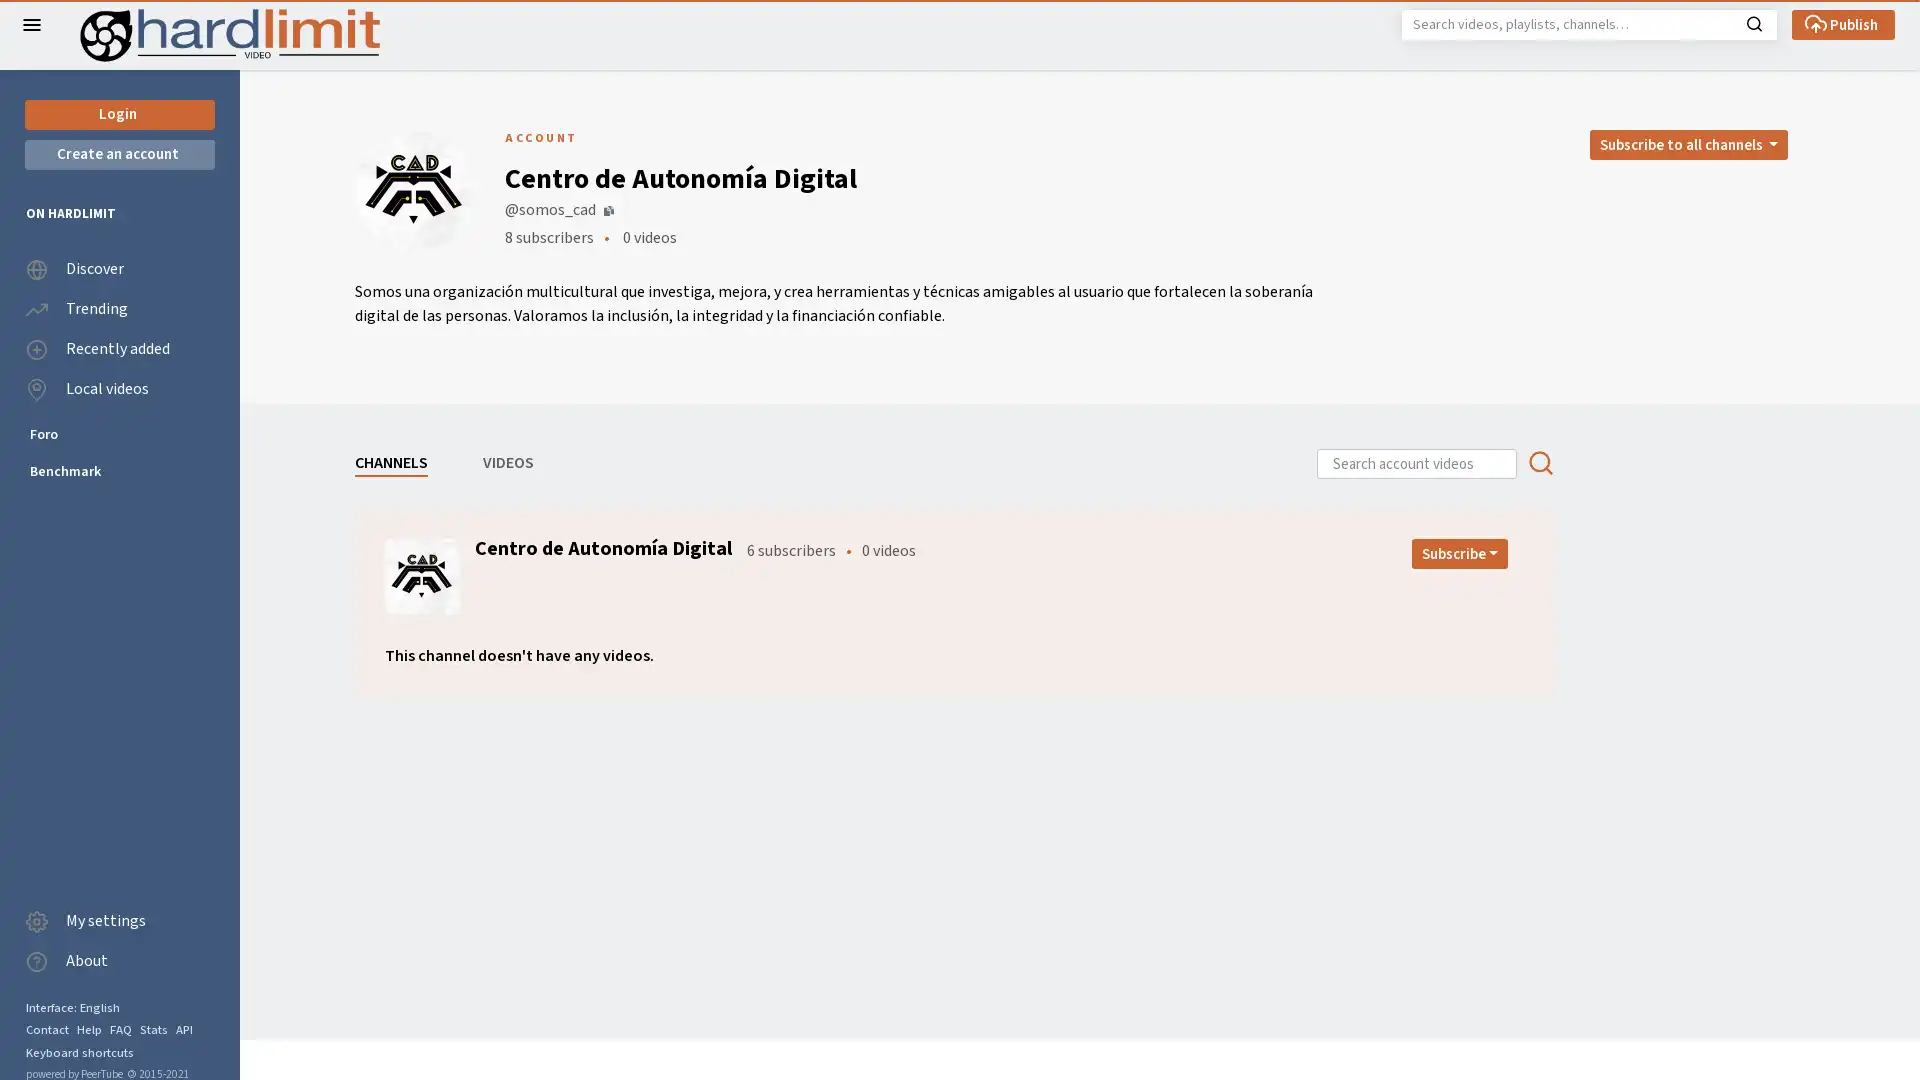 The image size is (1920, 1080). Describe the element at coordinates (1687, 144) in the screenshot. I see `Open subscription dropdown` at that location.